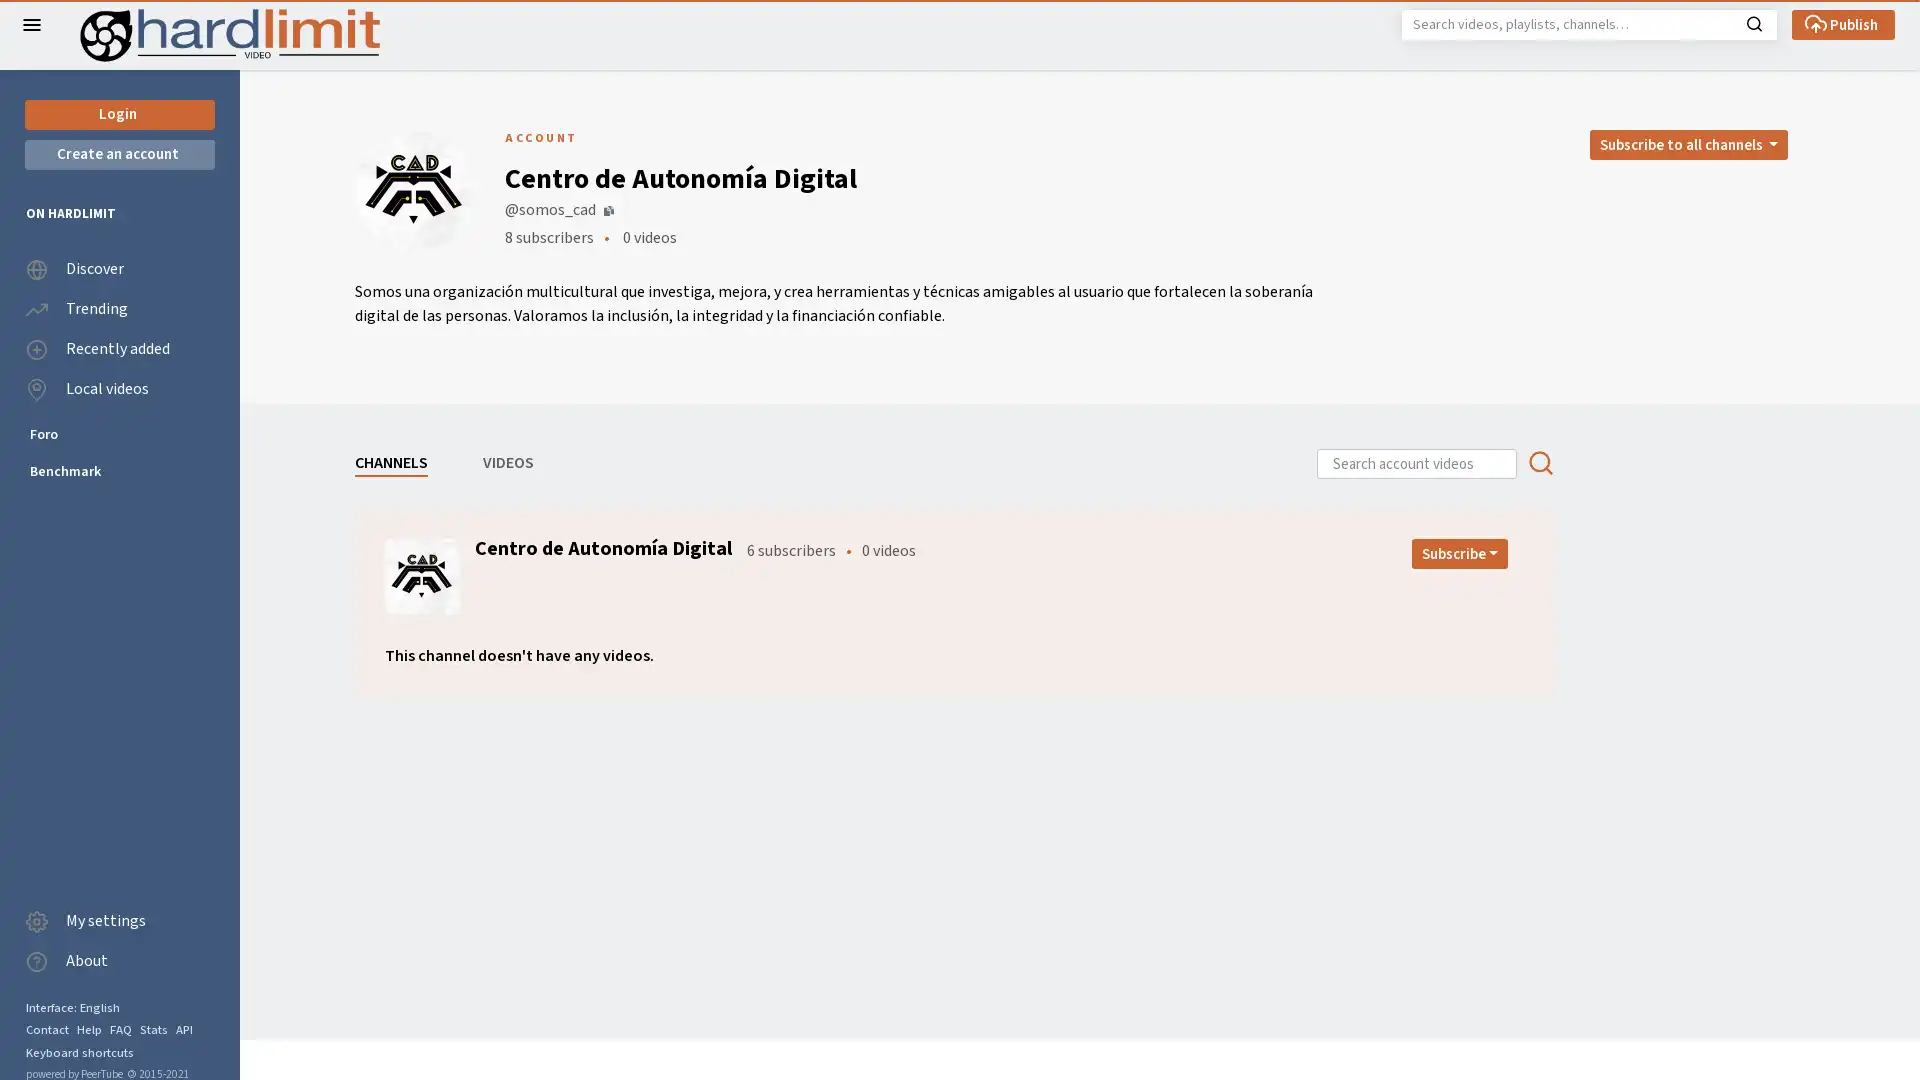 The image size is (1920, 1080). Describe the element at coordinates (1687, 144) in the screenshot. I see `Open subscription dropdown` at that location.